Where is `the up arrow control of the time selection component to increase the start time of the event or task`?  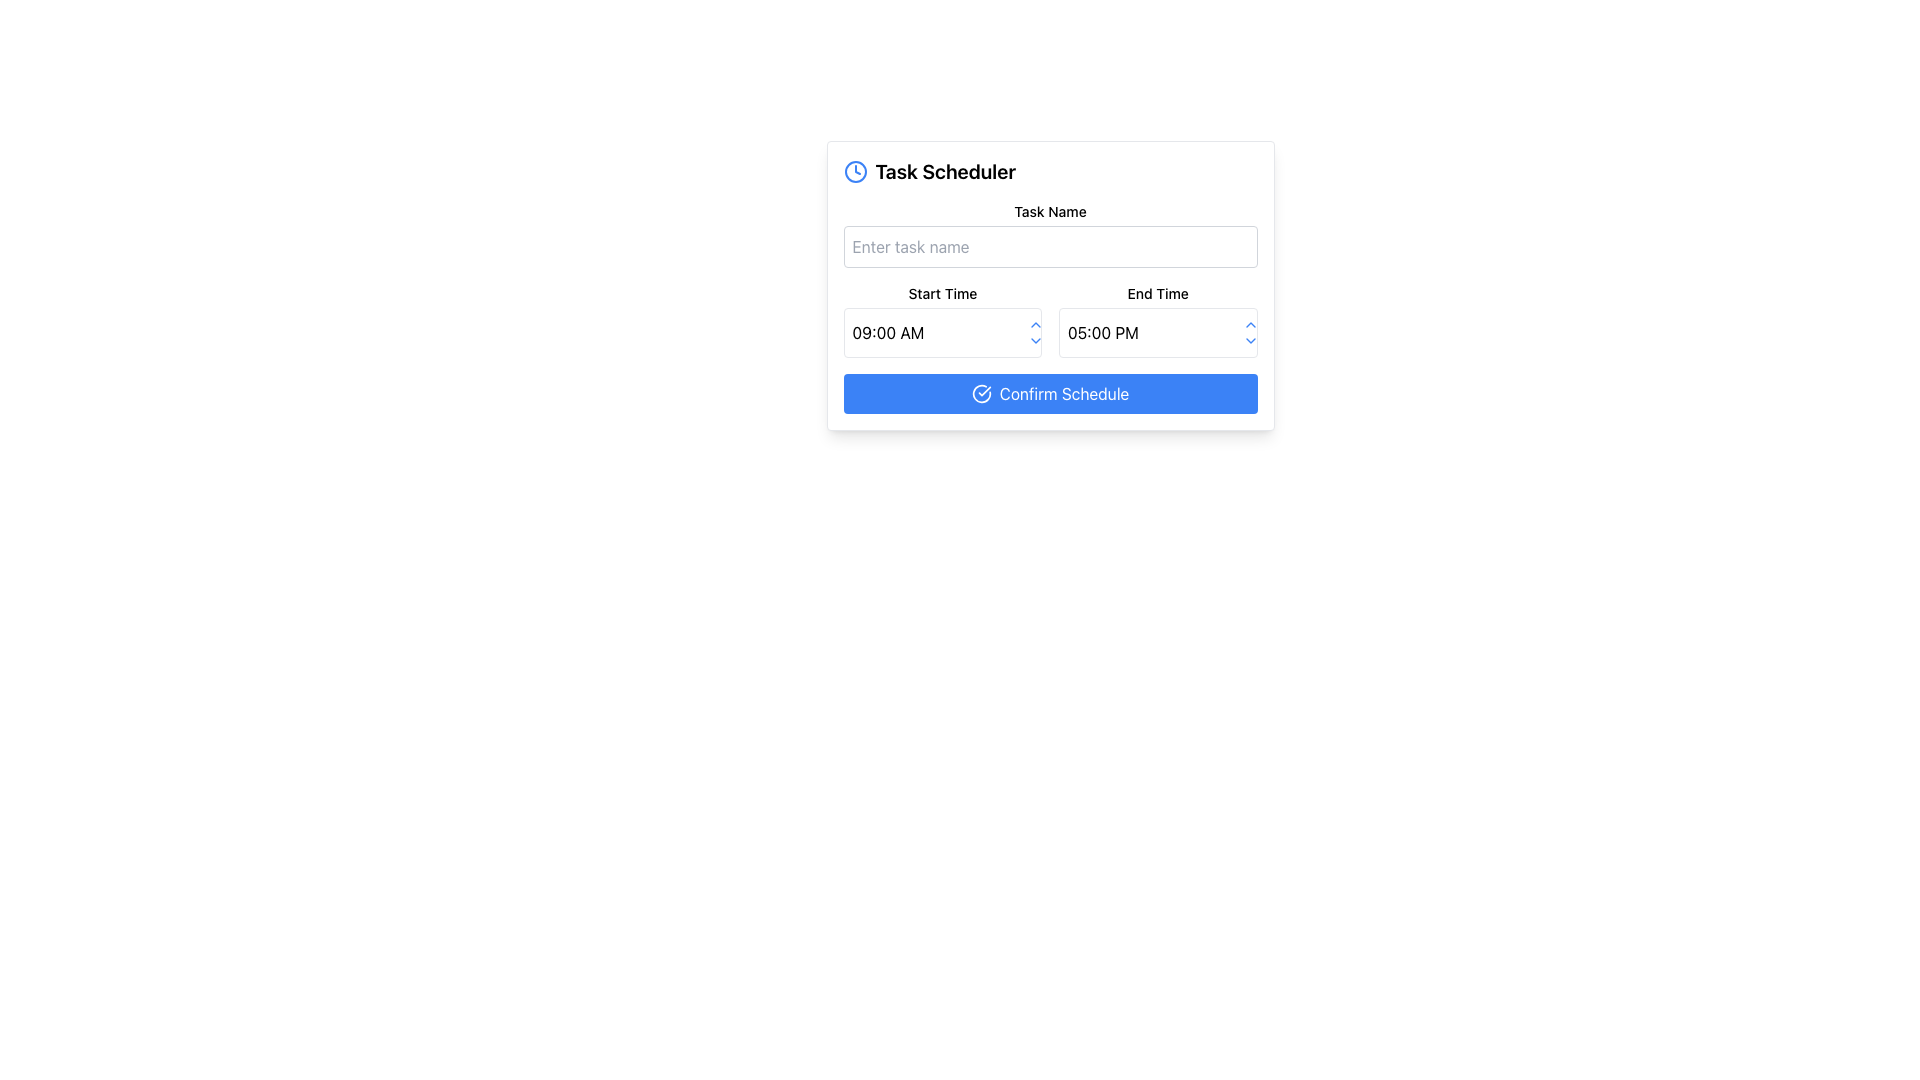
the up arrow control of the time selection component to increase the start time of the event or task is located at coordinates (941, 319).